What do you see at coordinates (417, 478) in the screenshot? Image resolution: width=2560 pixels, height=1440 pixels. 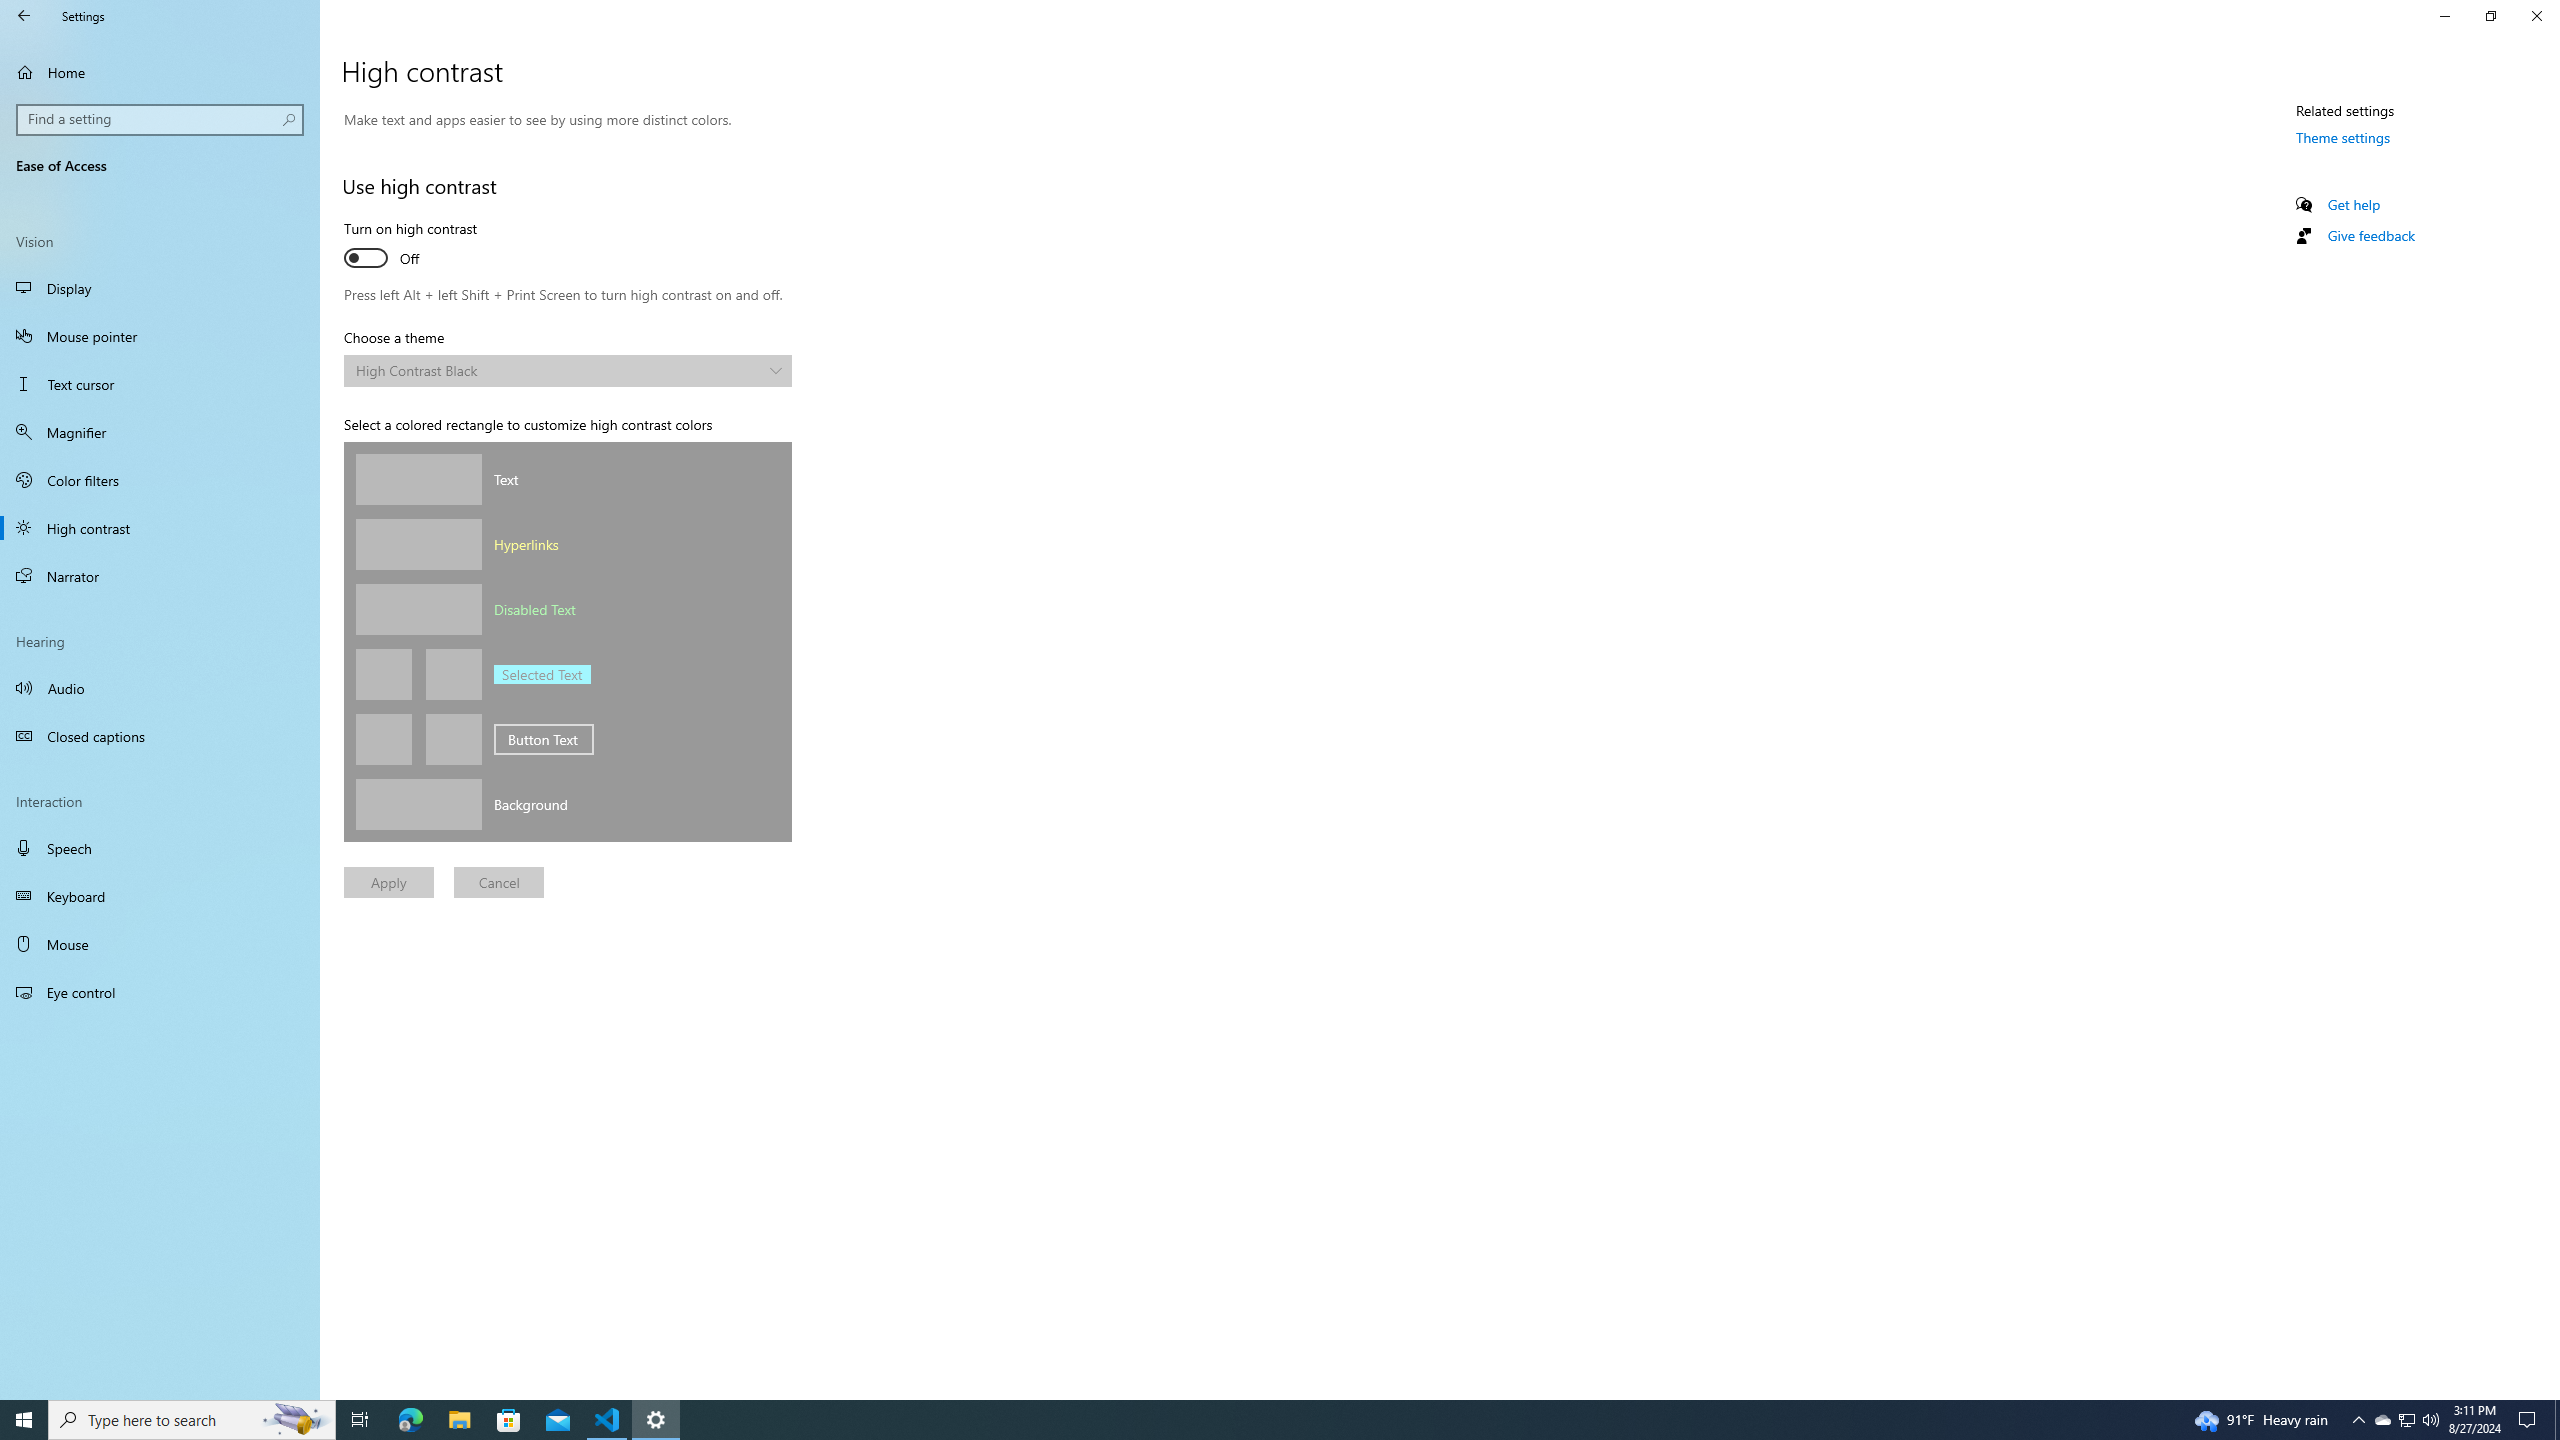 I see `'Text color'` at bounding box center [417, 478].